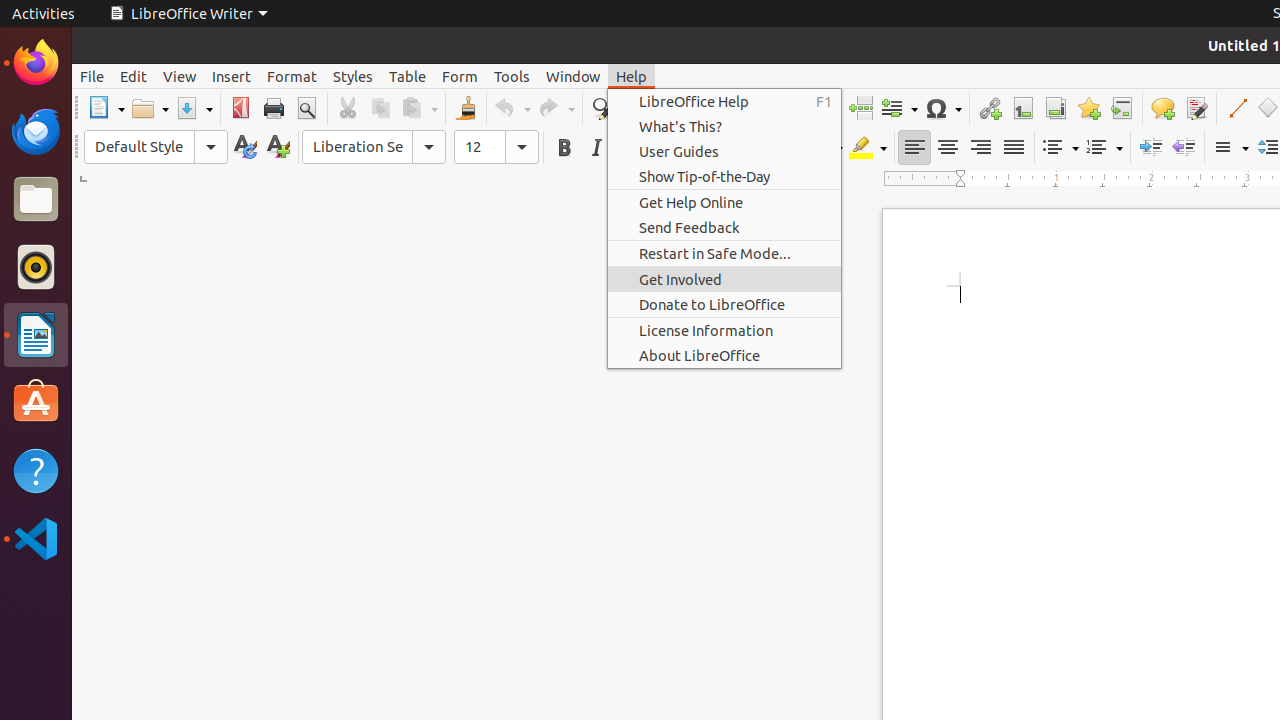 Image resolution: width=1280 pixels, height=720 pixels. Describe the element at coordinates (512, 75) in the screenshot. I see `'Tools'` at that location.